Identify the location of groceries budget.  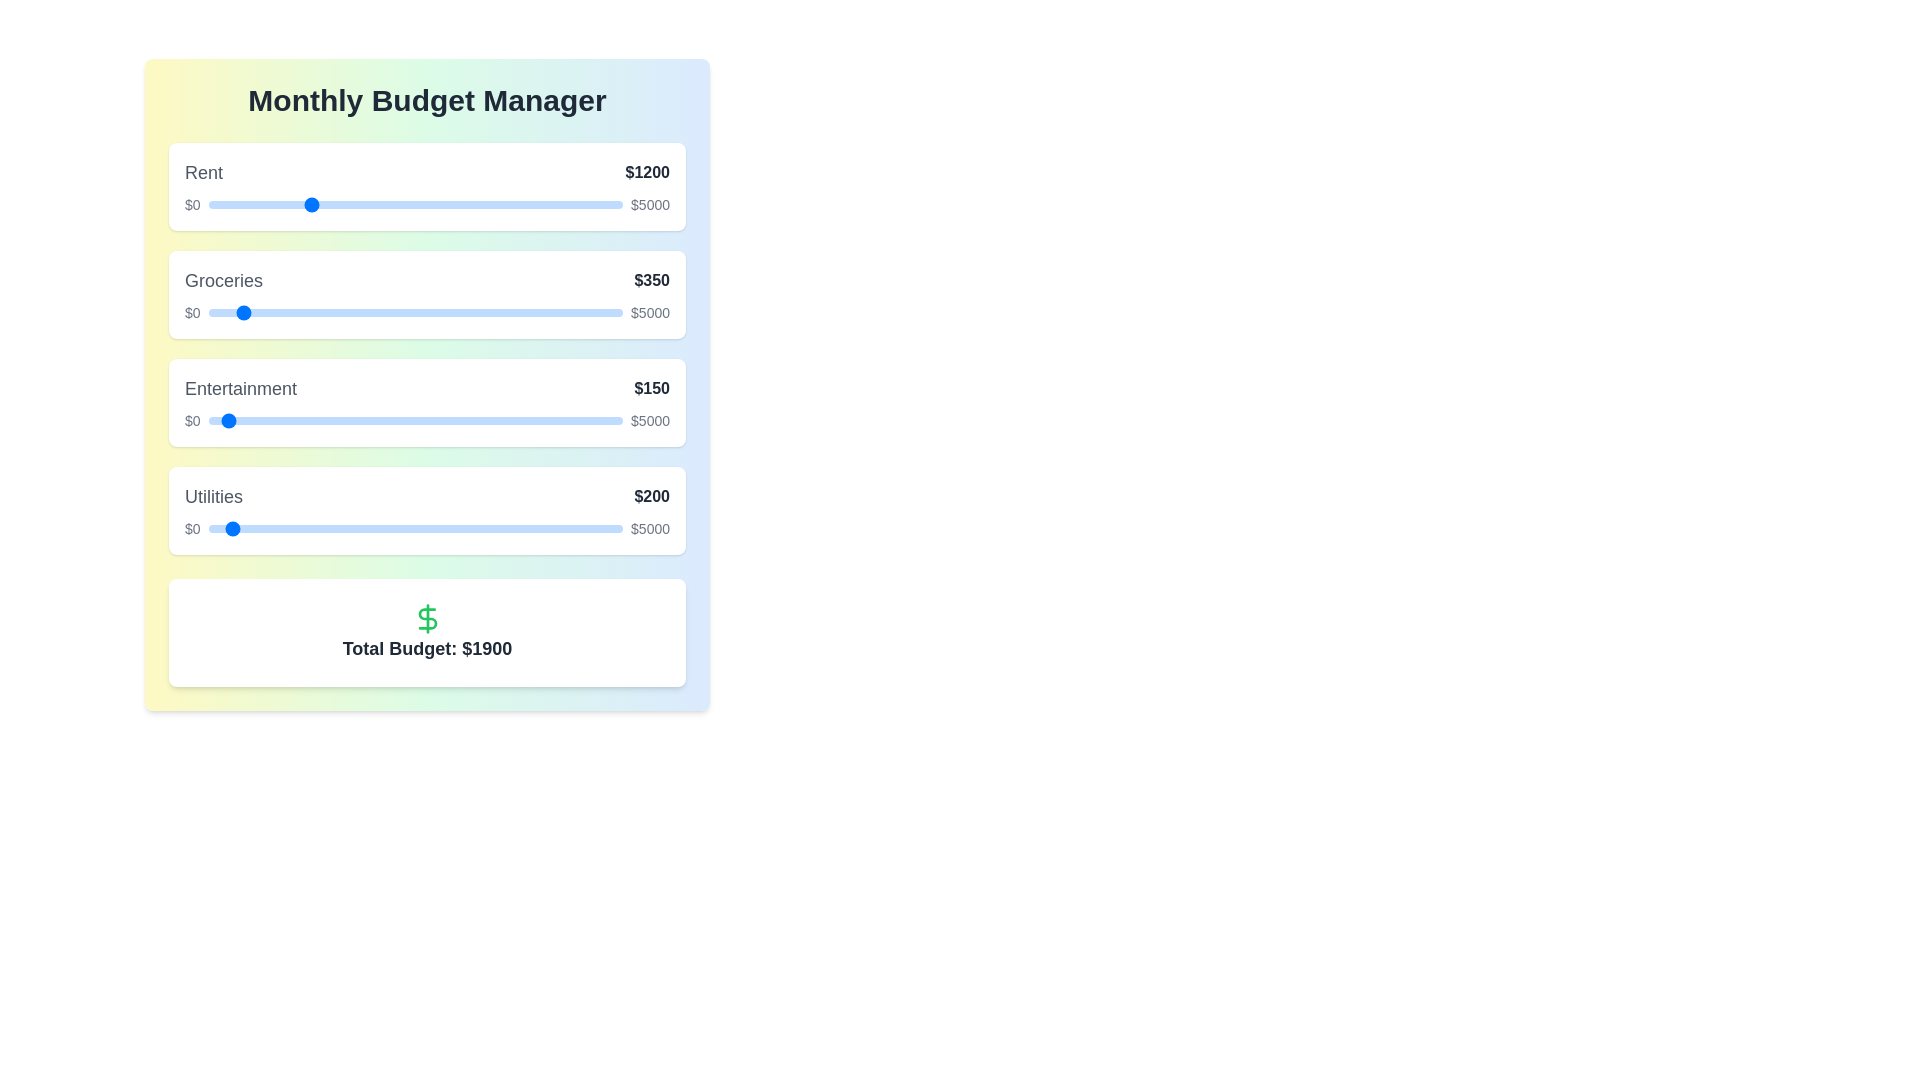
(238, 312).